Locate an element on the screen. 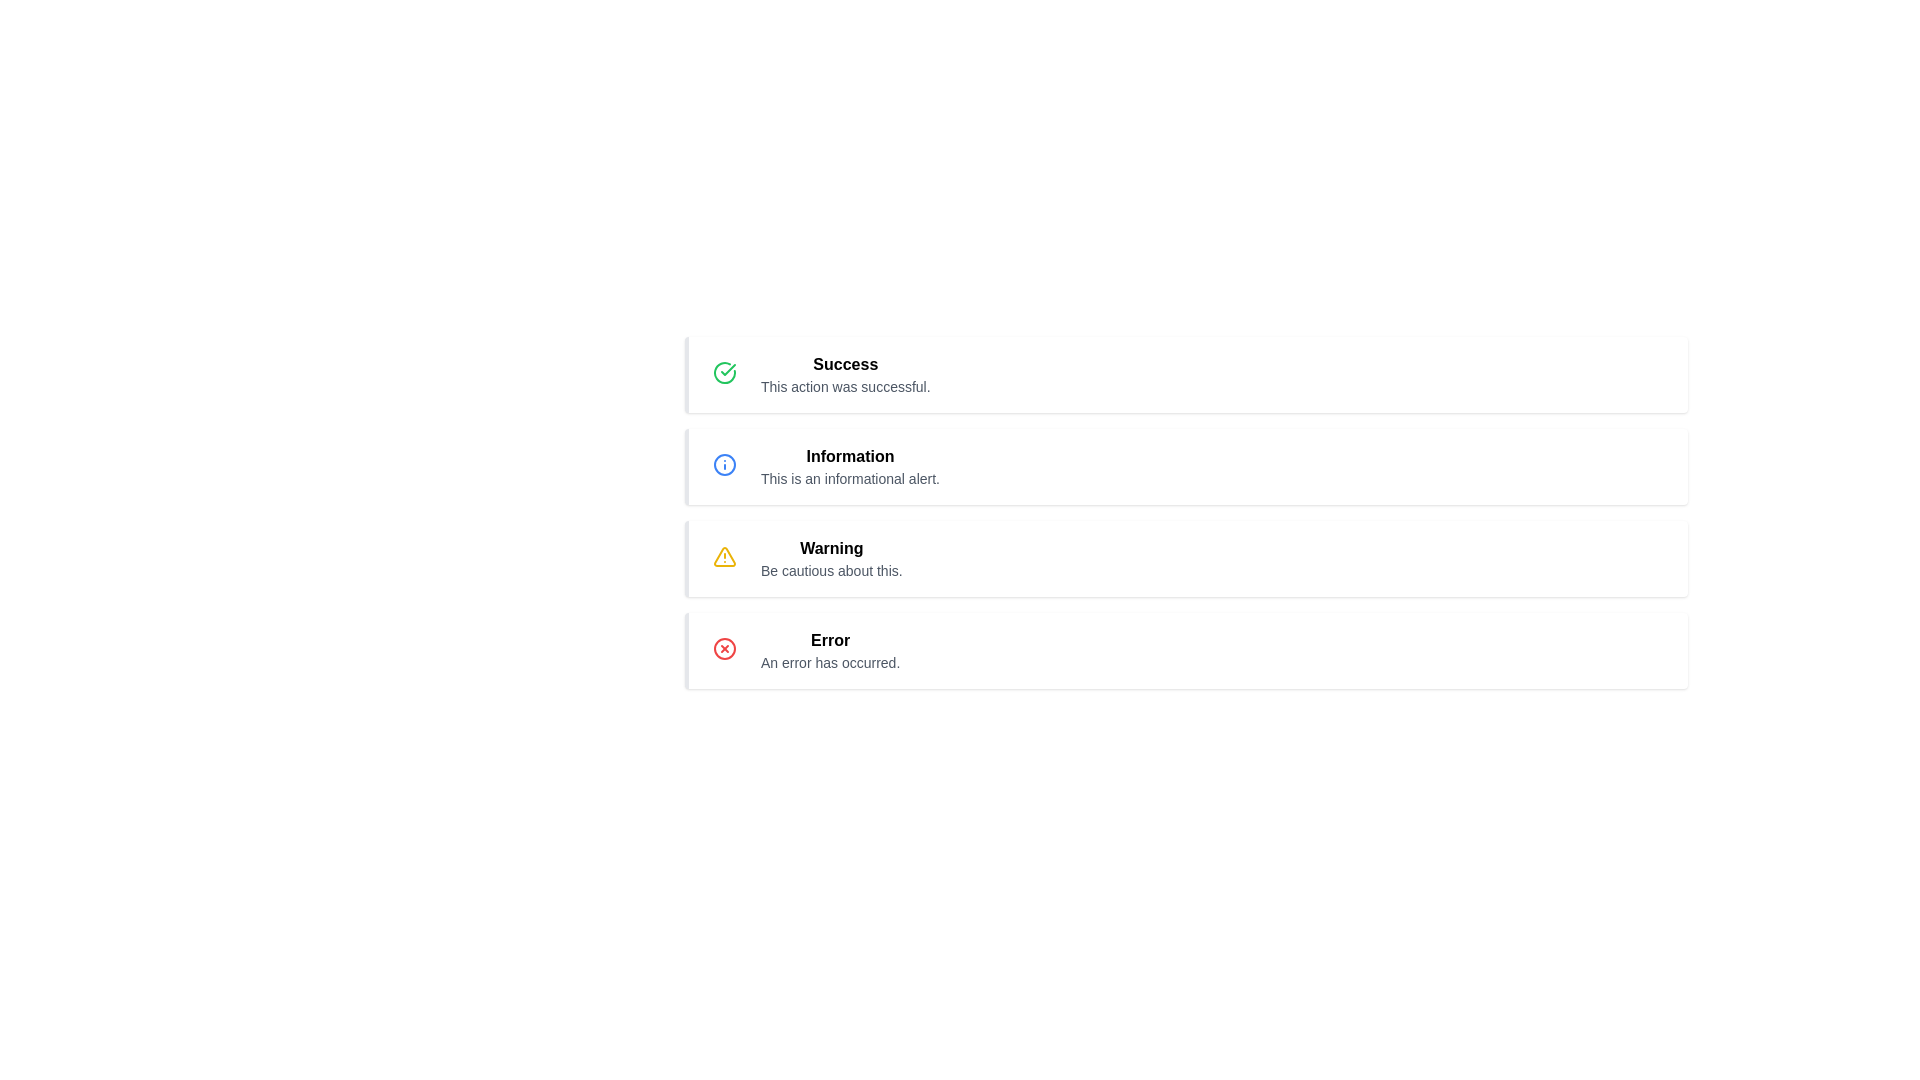 Image resolution: width=1920 pixels, height=1080 pixels. the 'Success' status icon located in the first row of the list interface, to the left of the 'Success' text, which indicates successful completion of an action is located at coordinates (727, 370).